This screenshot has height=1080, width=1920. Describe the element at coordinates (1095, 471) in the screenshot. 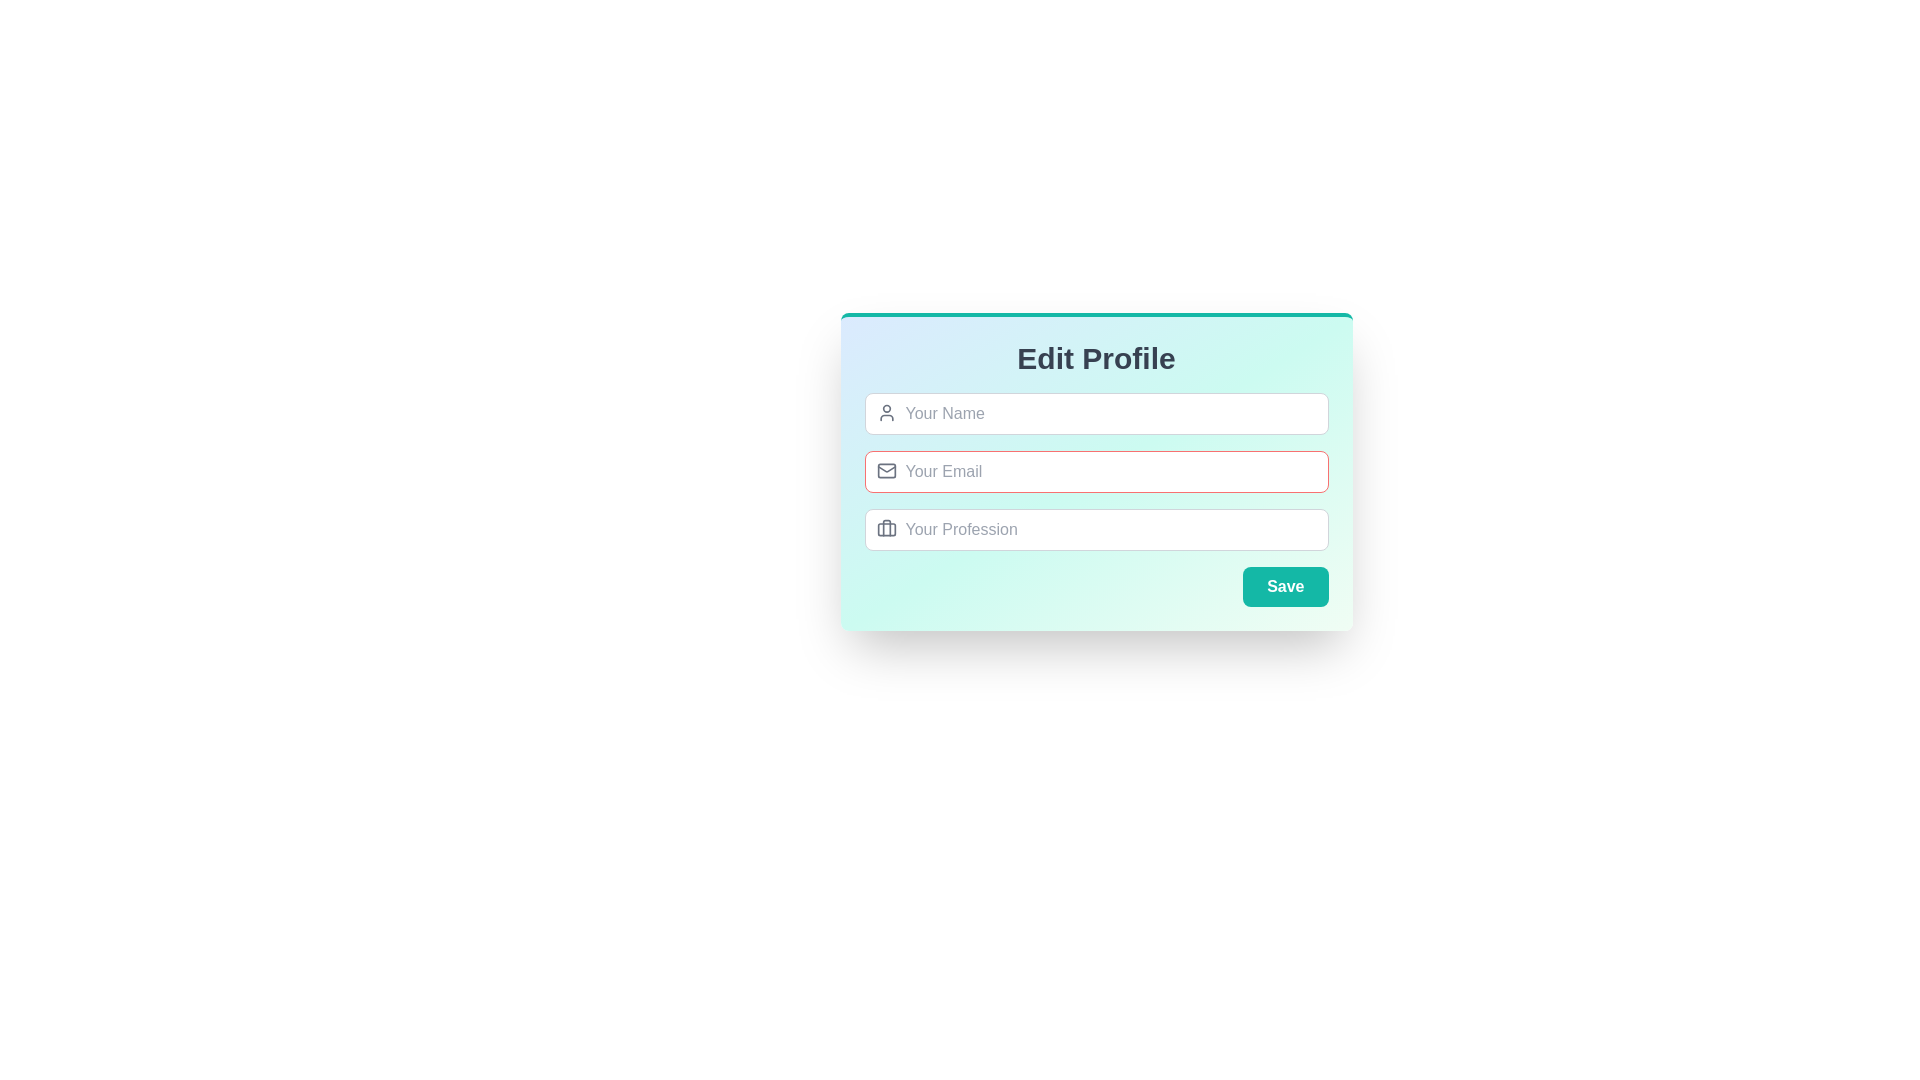

I see `the profile editing form` at that location.